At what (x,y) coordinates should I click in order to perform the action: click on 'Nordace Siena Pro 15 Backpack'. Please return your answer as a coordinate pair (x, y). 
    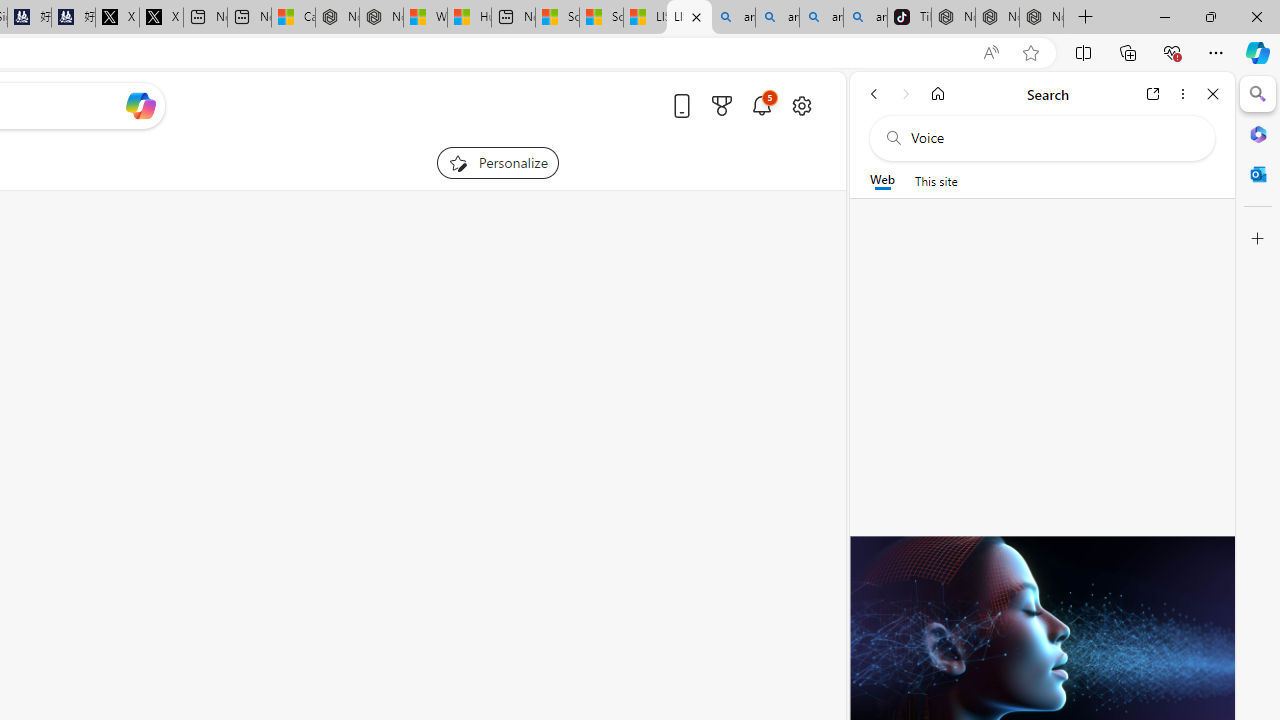
    Looking at the image, I should click on (997, 17).